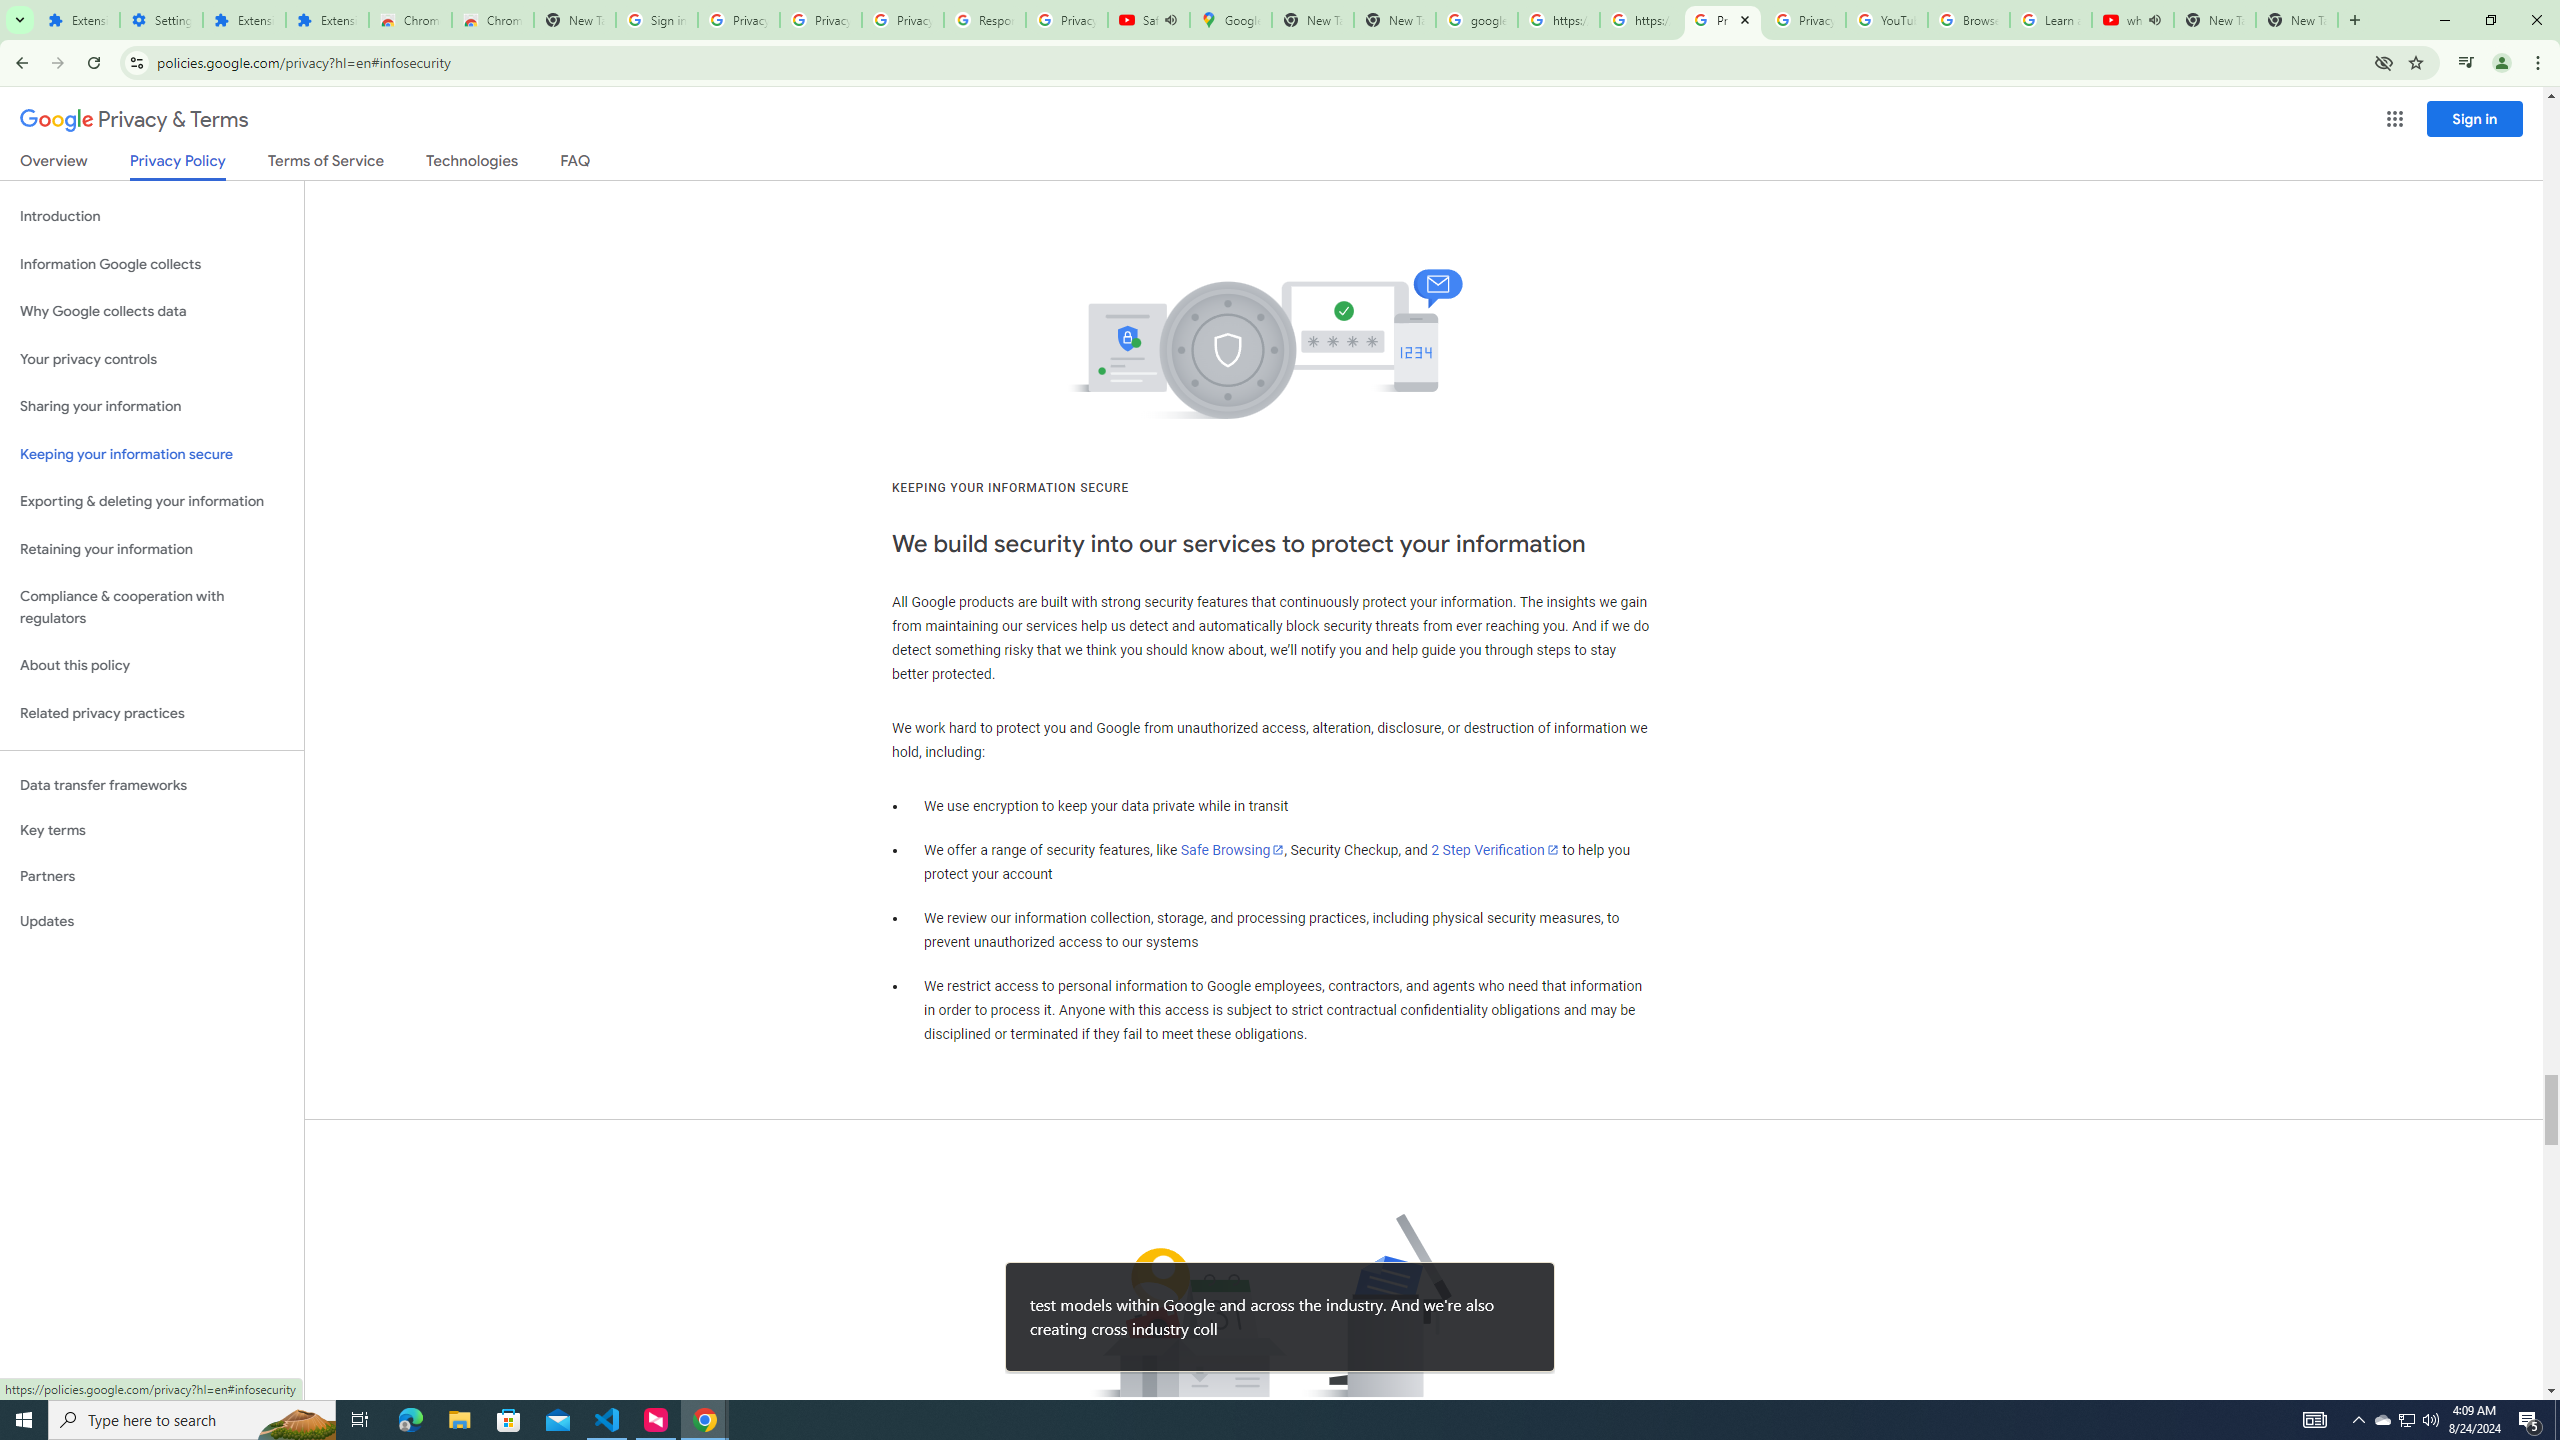 The image size is (2560, 1440). I want to click on 'Sign in - Google Accounts', so click(656, 19).